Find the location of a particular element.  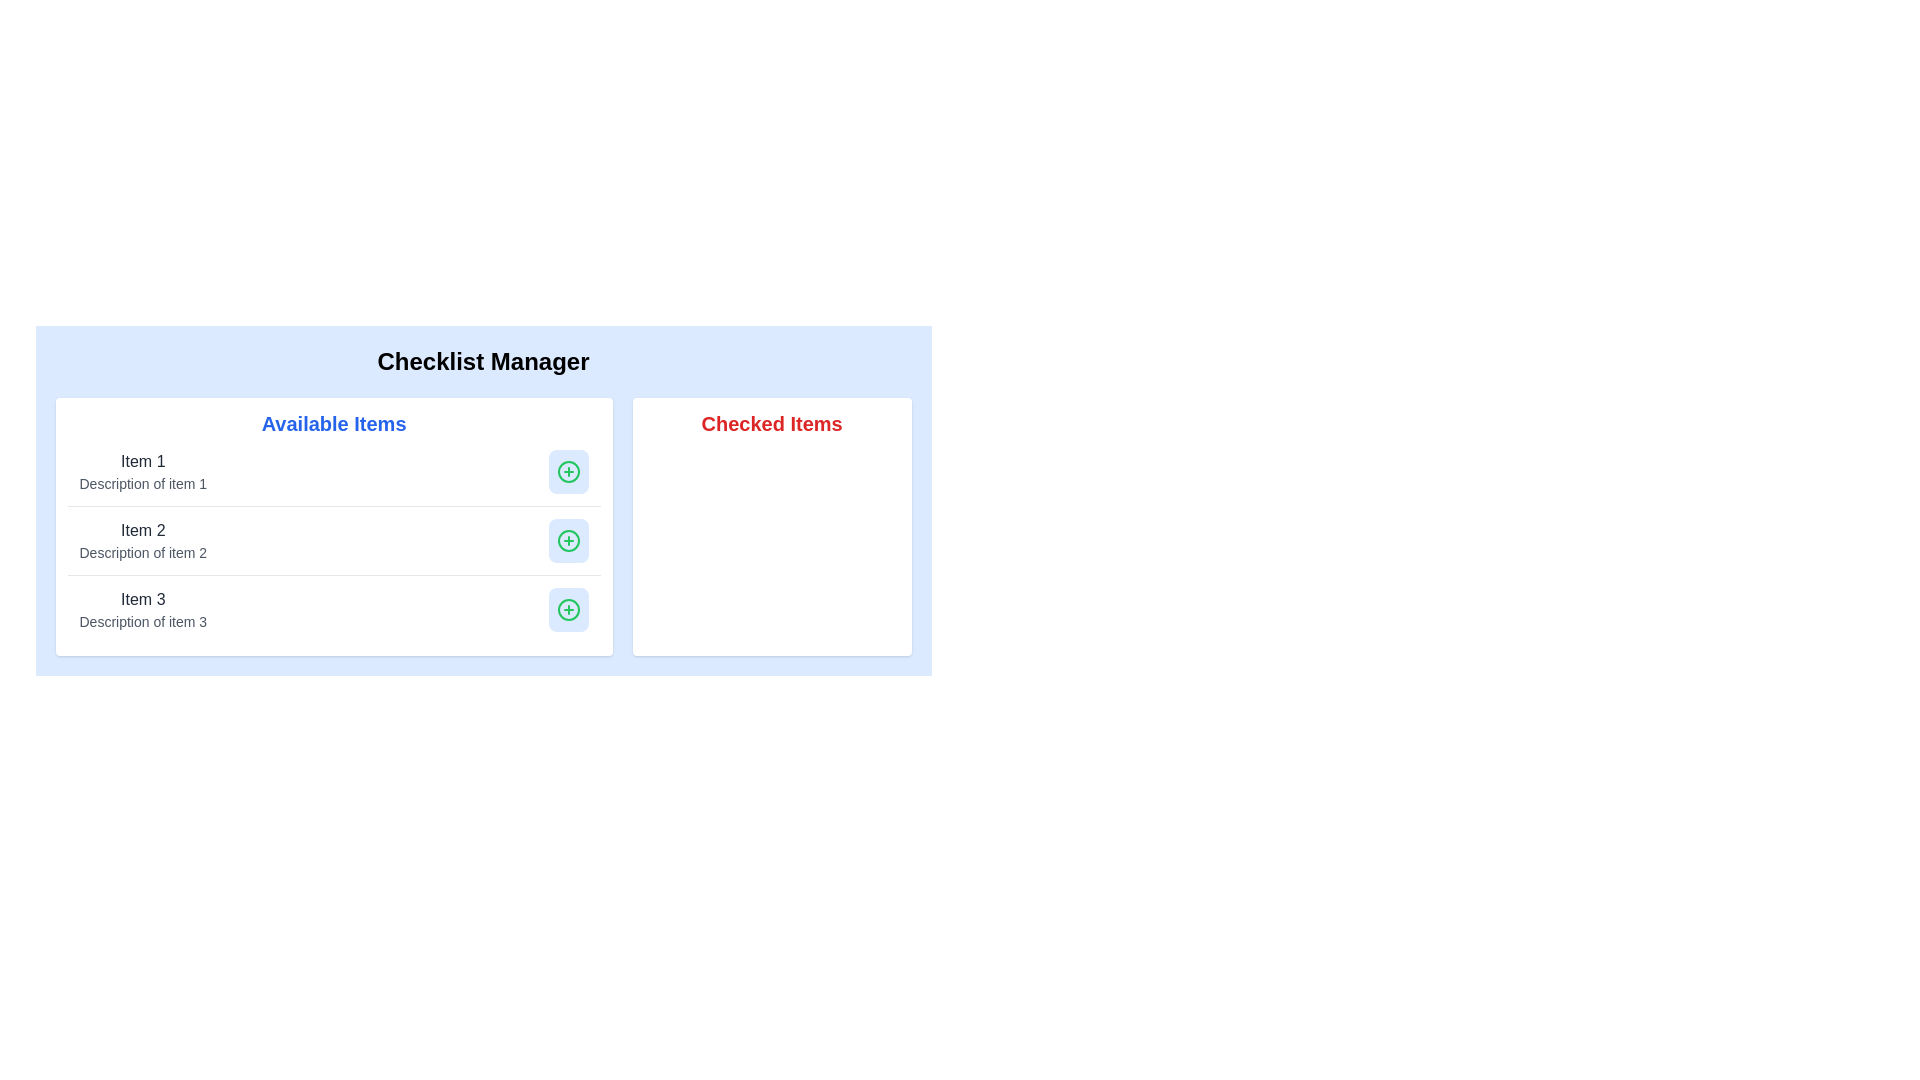

the header text 'Checklist Manager', which is bold, centered, and displayed in black on a light blue background at the top of the checklist interface is located at coordinates (483, 362).